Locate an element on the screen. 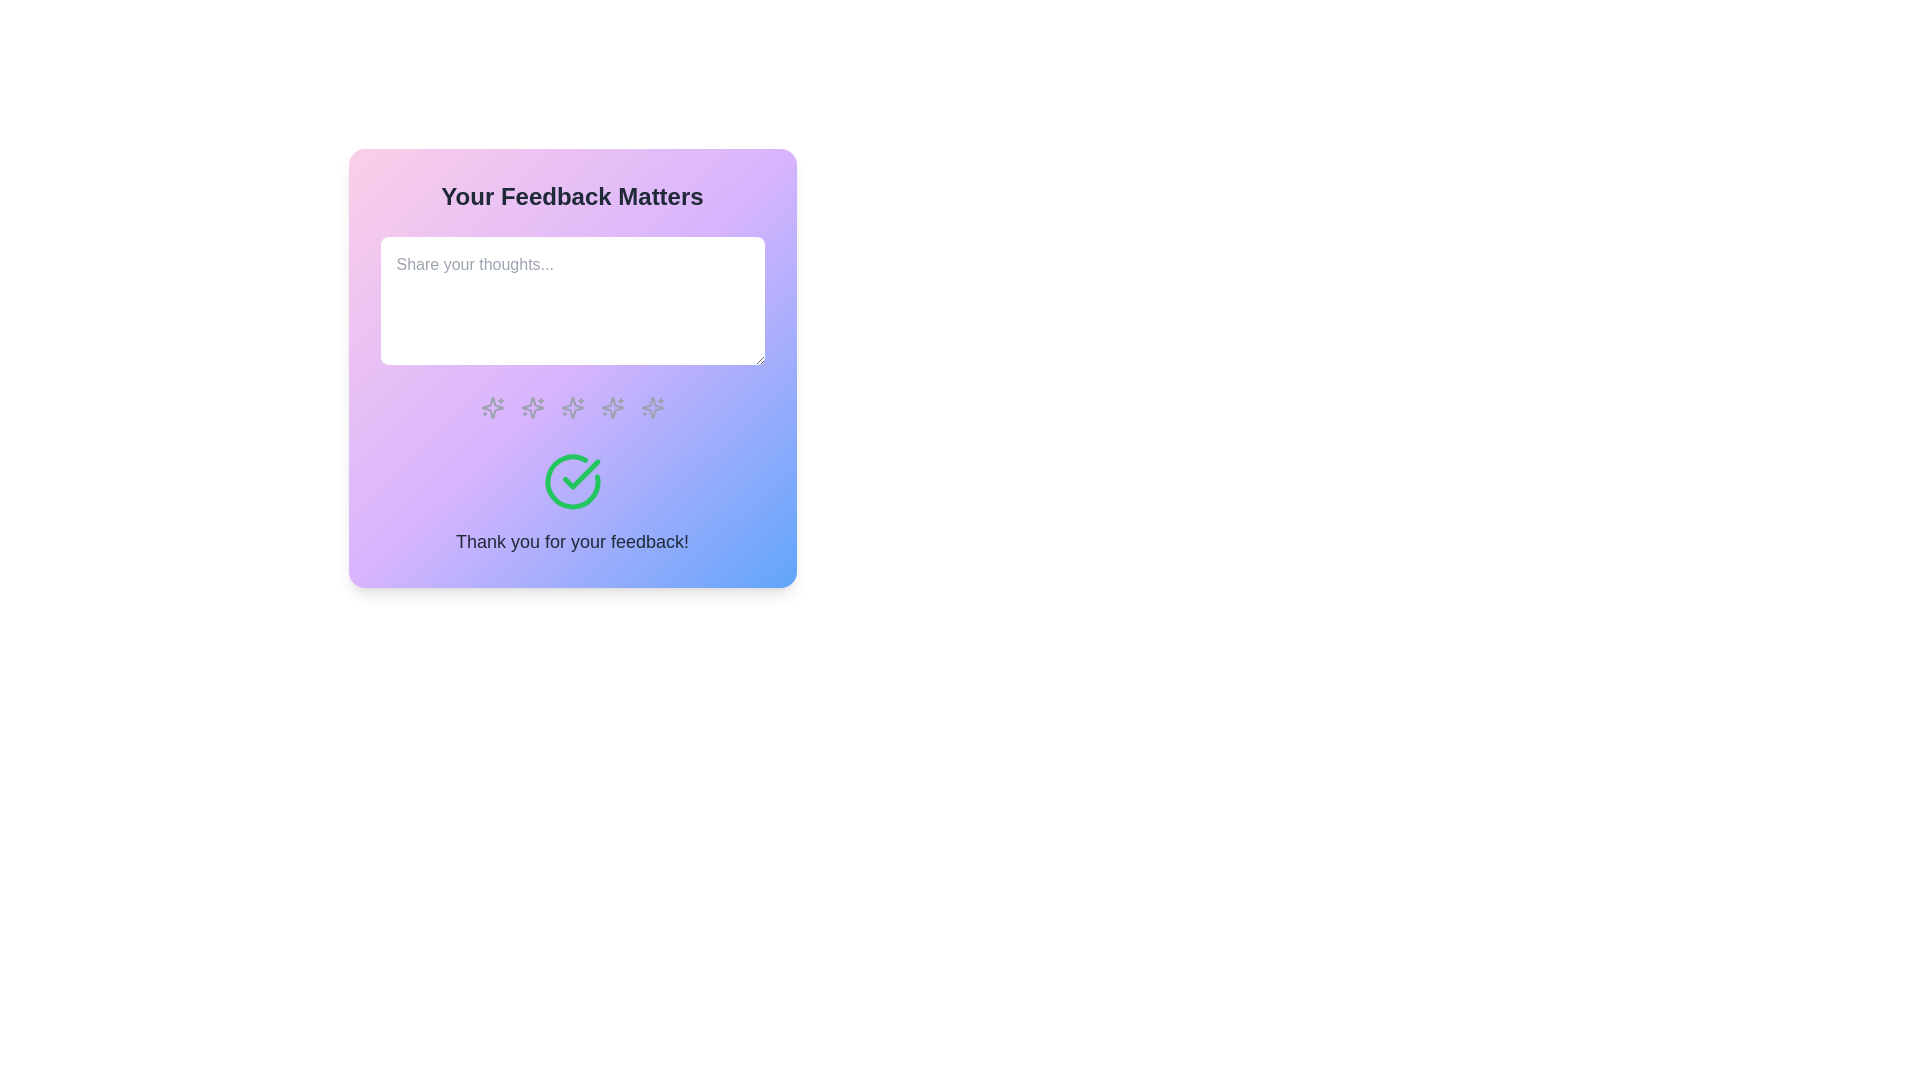 The height and width of the screenshot is (1080, 1920). the sixth gray icon button with a sparkles design is located at coordinates (611, 407).